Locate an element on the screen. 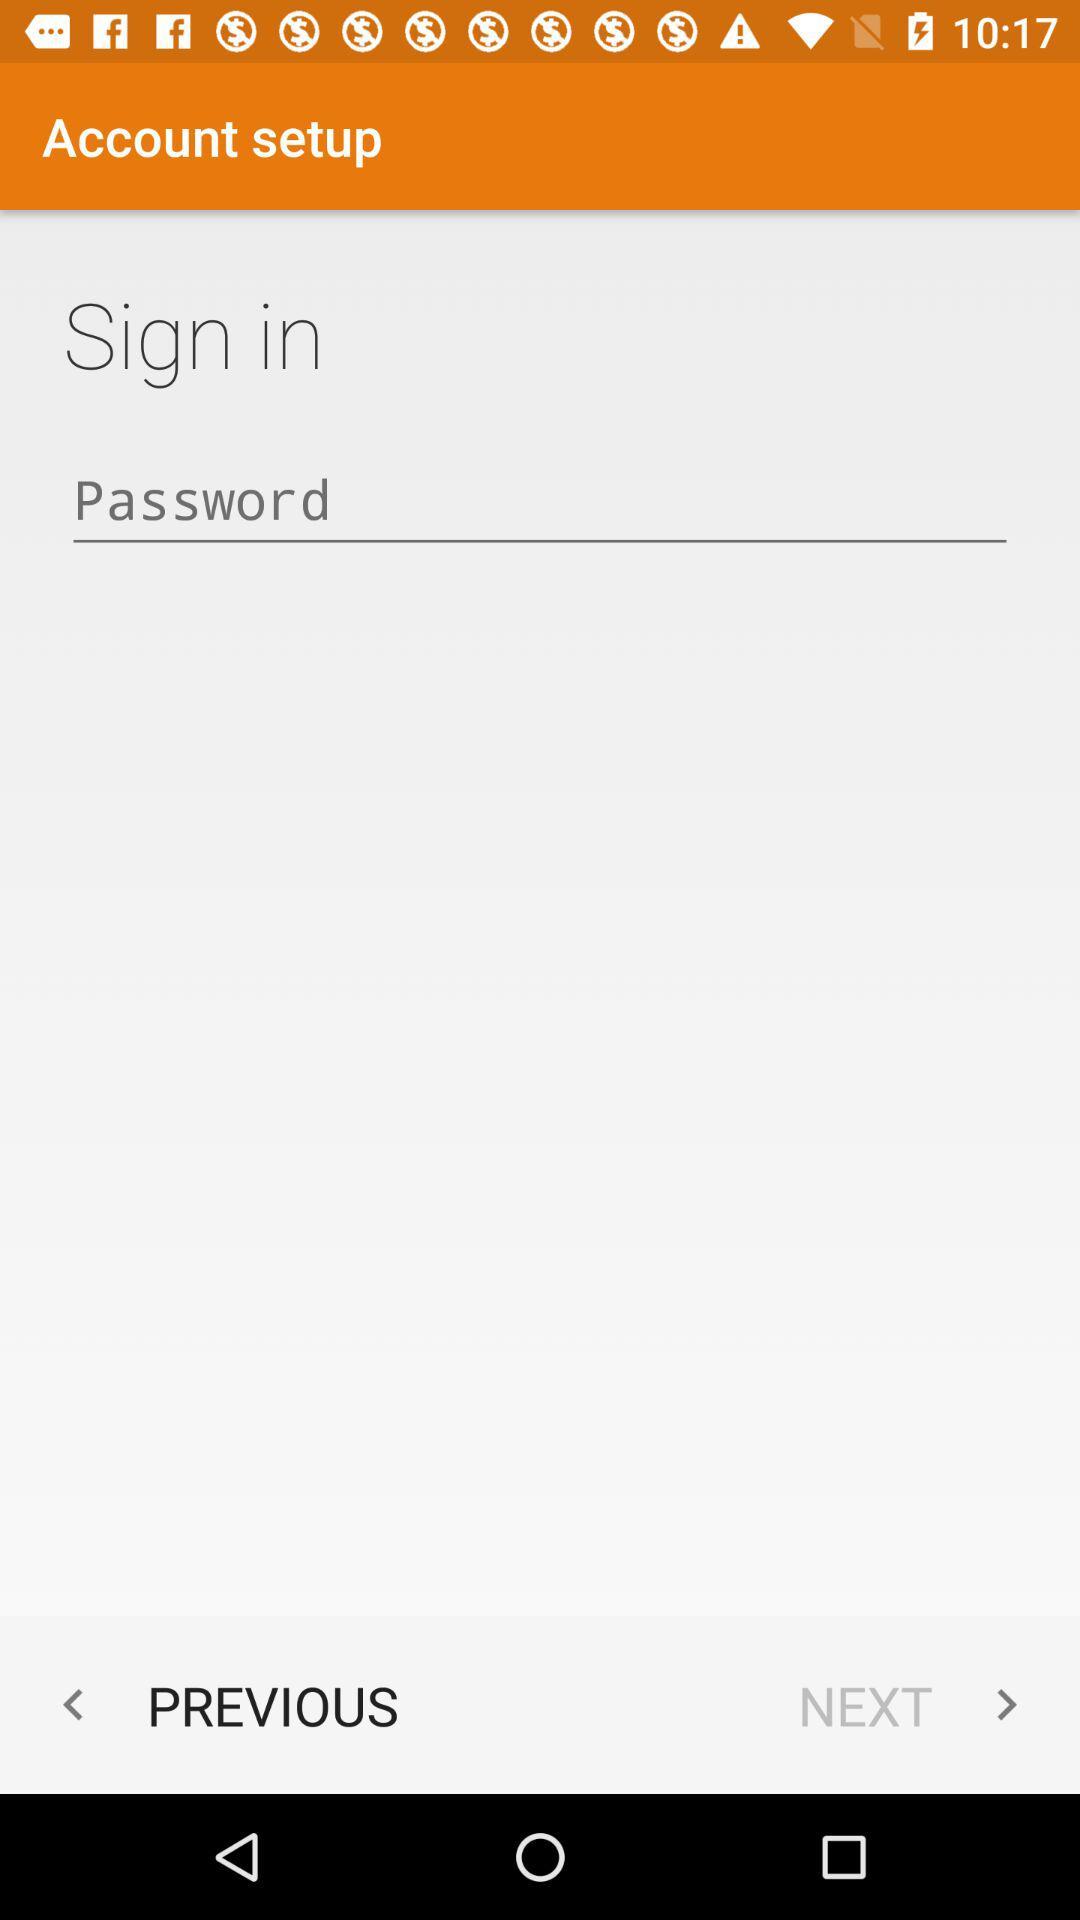 The image size is (1080, 1920). the previous icon is located at coordinates (220, 1704).